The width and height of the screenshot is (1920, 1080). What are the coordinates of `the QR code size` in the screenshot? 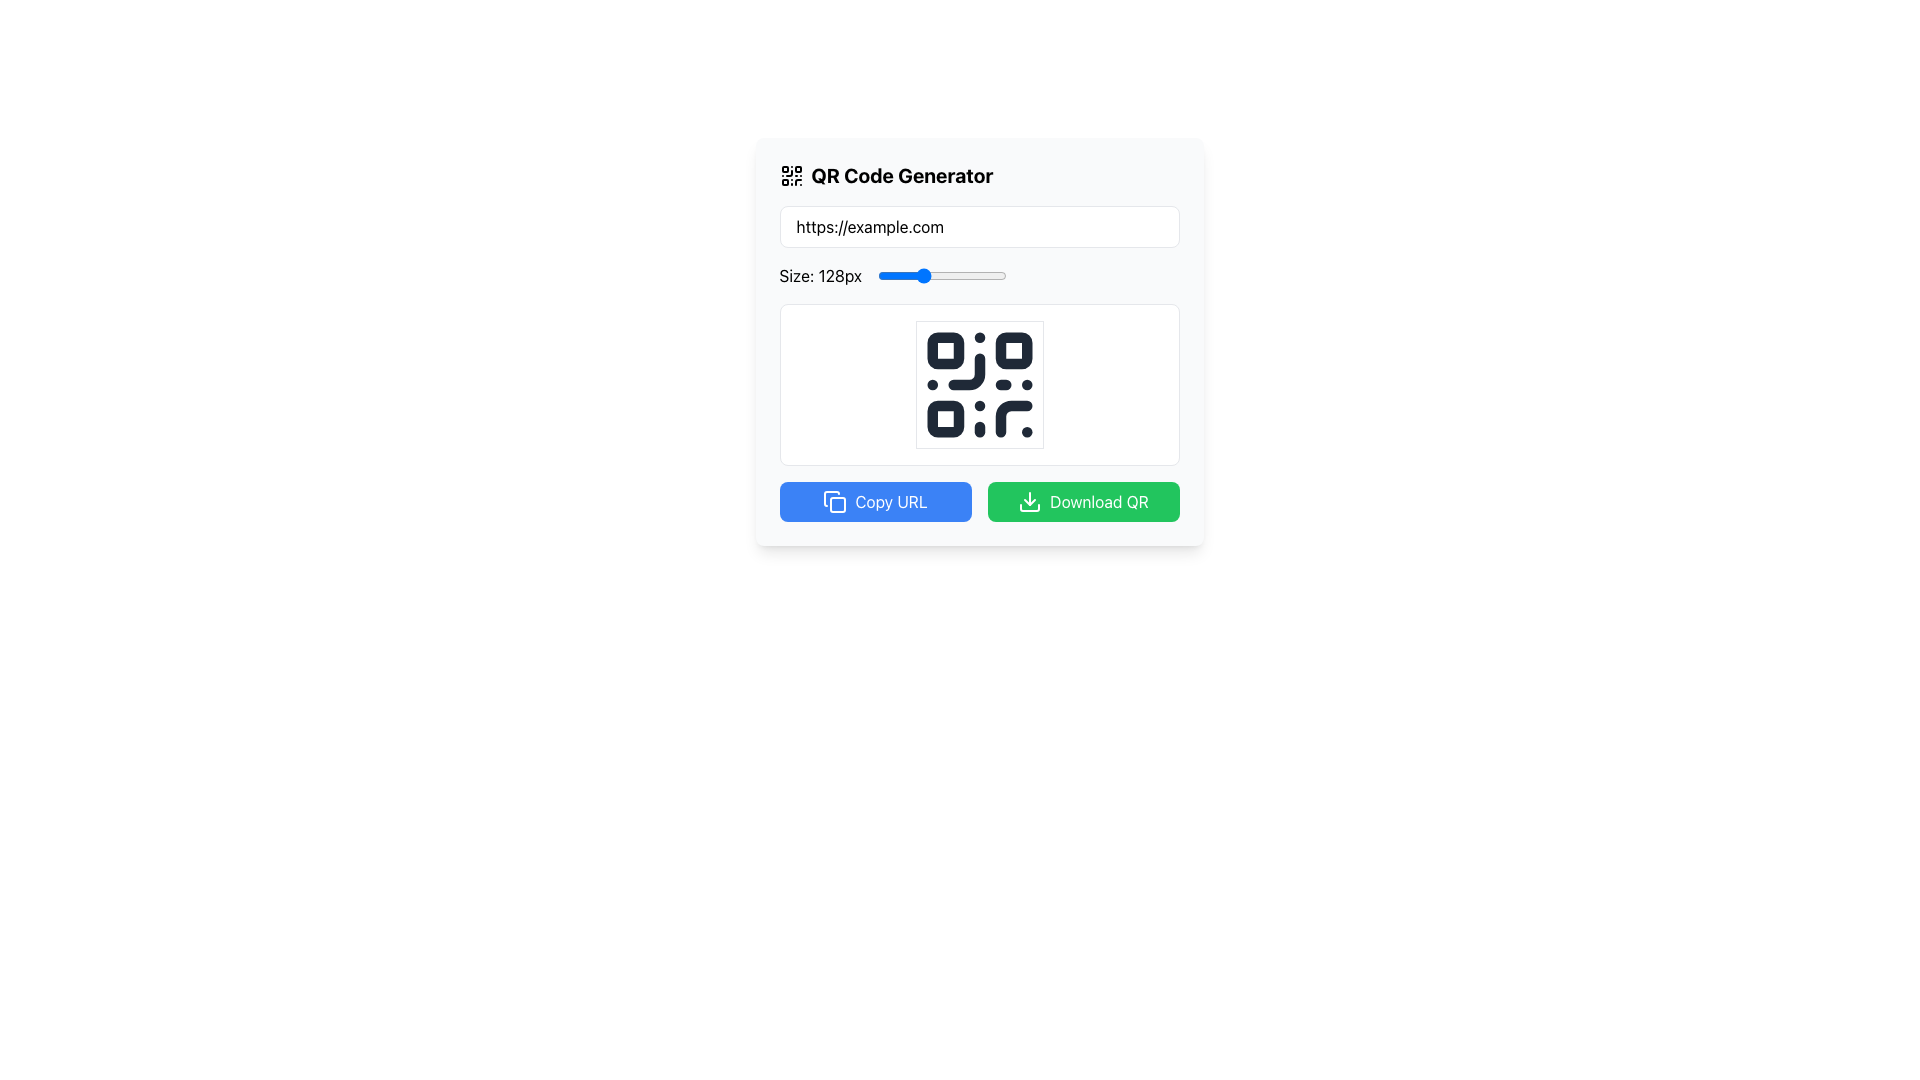 It's located at (913, 276).